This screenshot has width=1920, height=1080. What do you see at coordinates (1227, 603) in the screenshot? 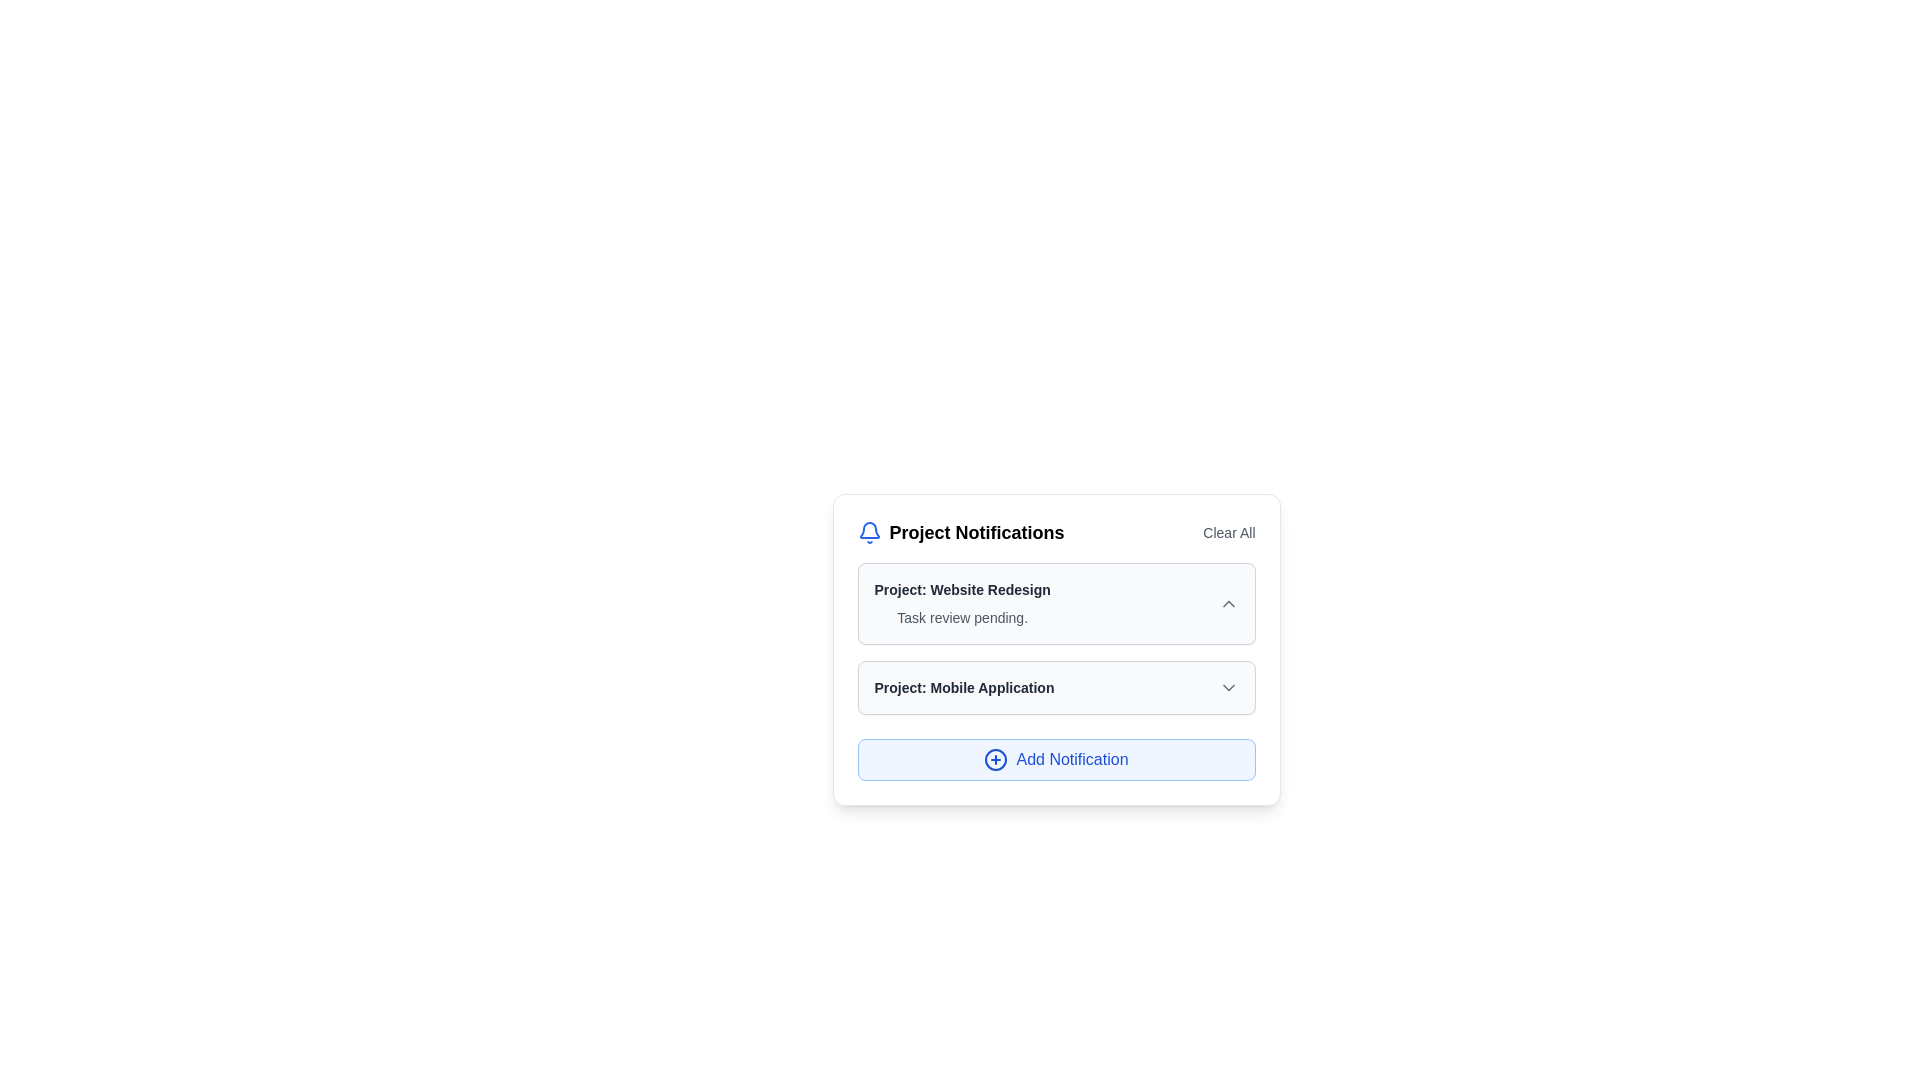
I see `the icon button located at the upper right corner of the 'Project: Website Redesign' notification block to change its shade` at bounding box center [1227, 603].